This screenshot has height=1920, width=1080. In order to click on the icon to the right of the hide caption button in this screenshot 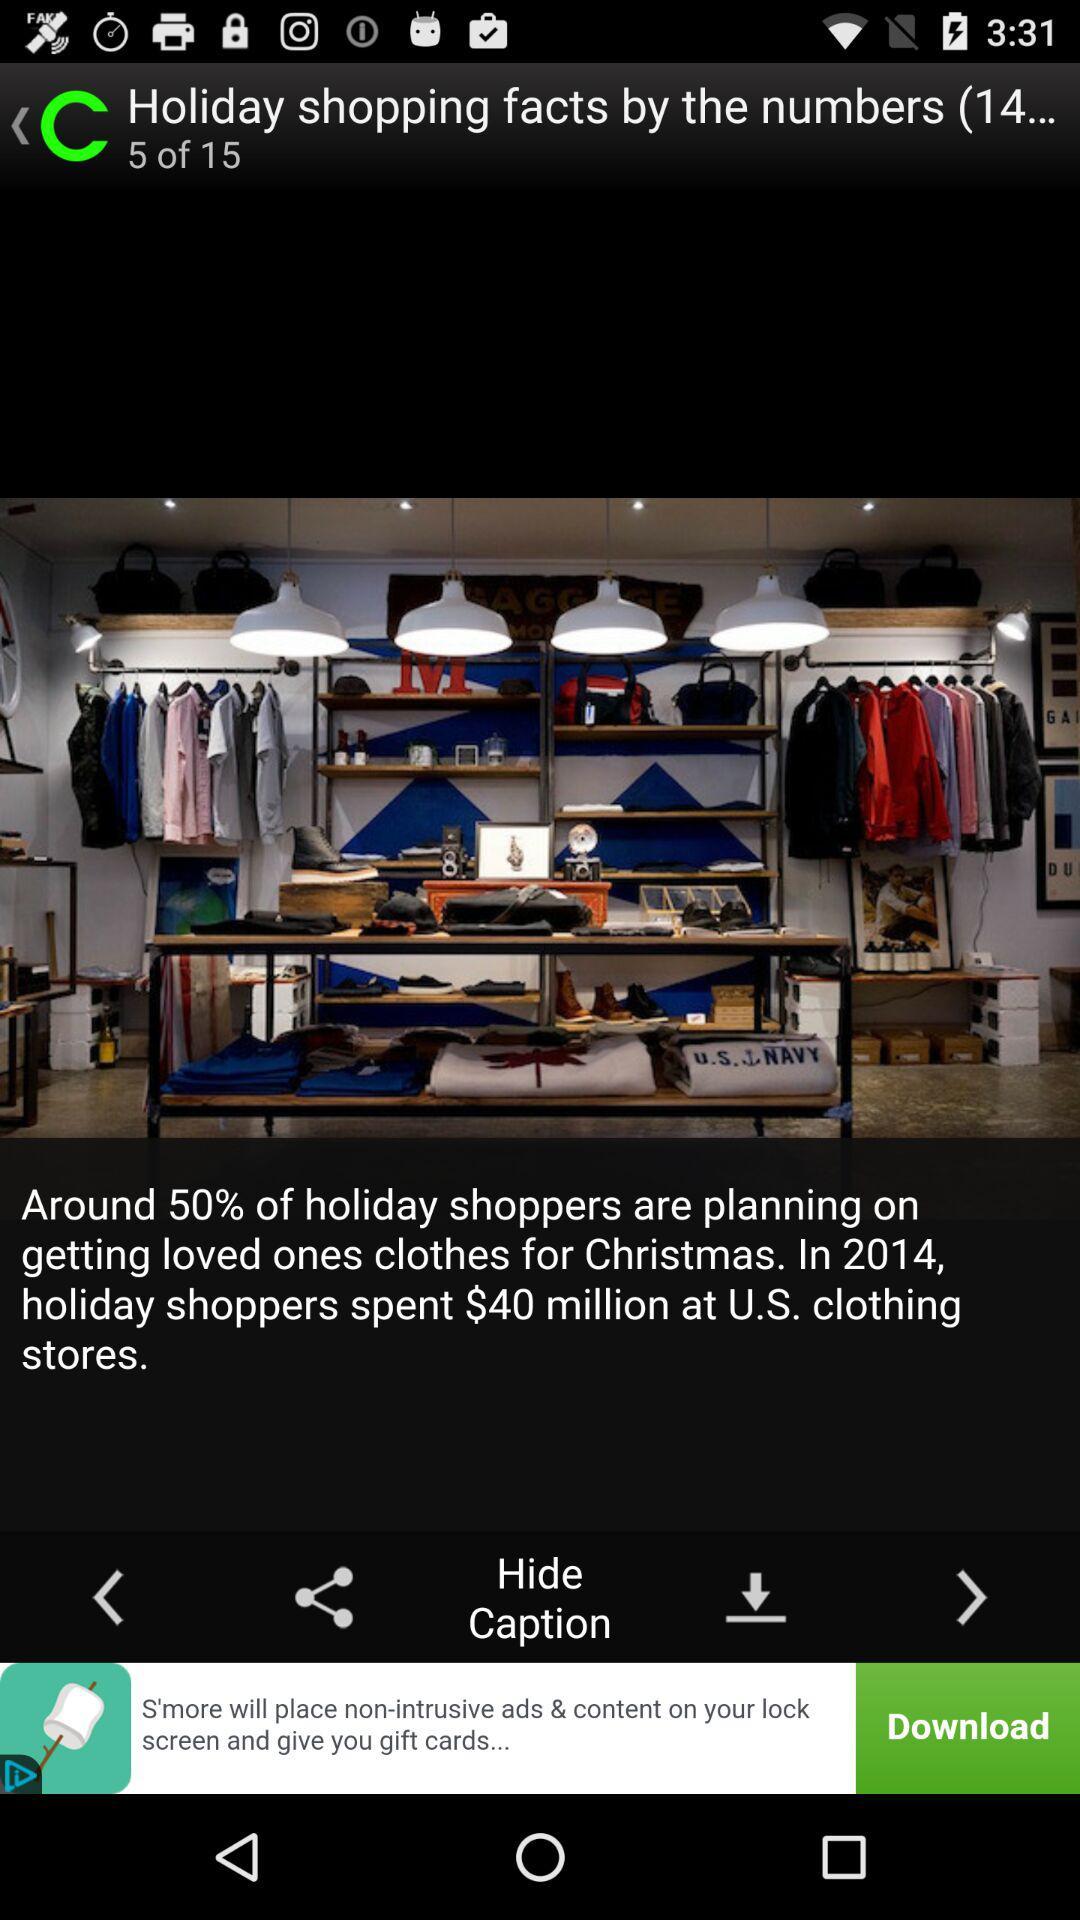, I will do `click(756, 1596)`.